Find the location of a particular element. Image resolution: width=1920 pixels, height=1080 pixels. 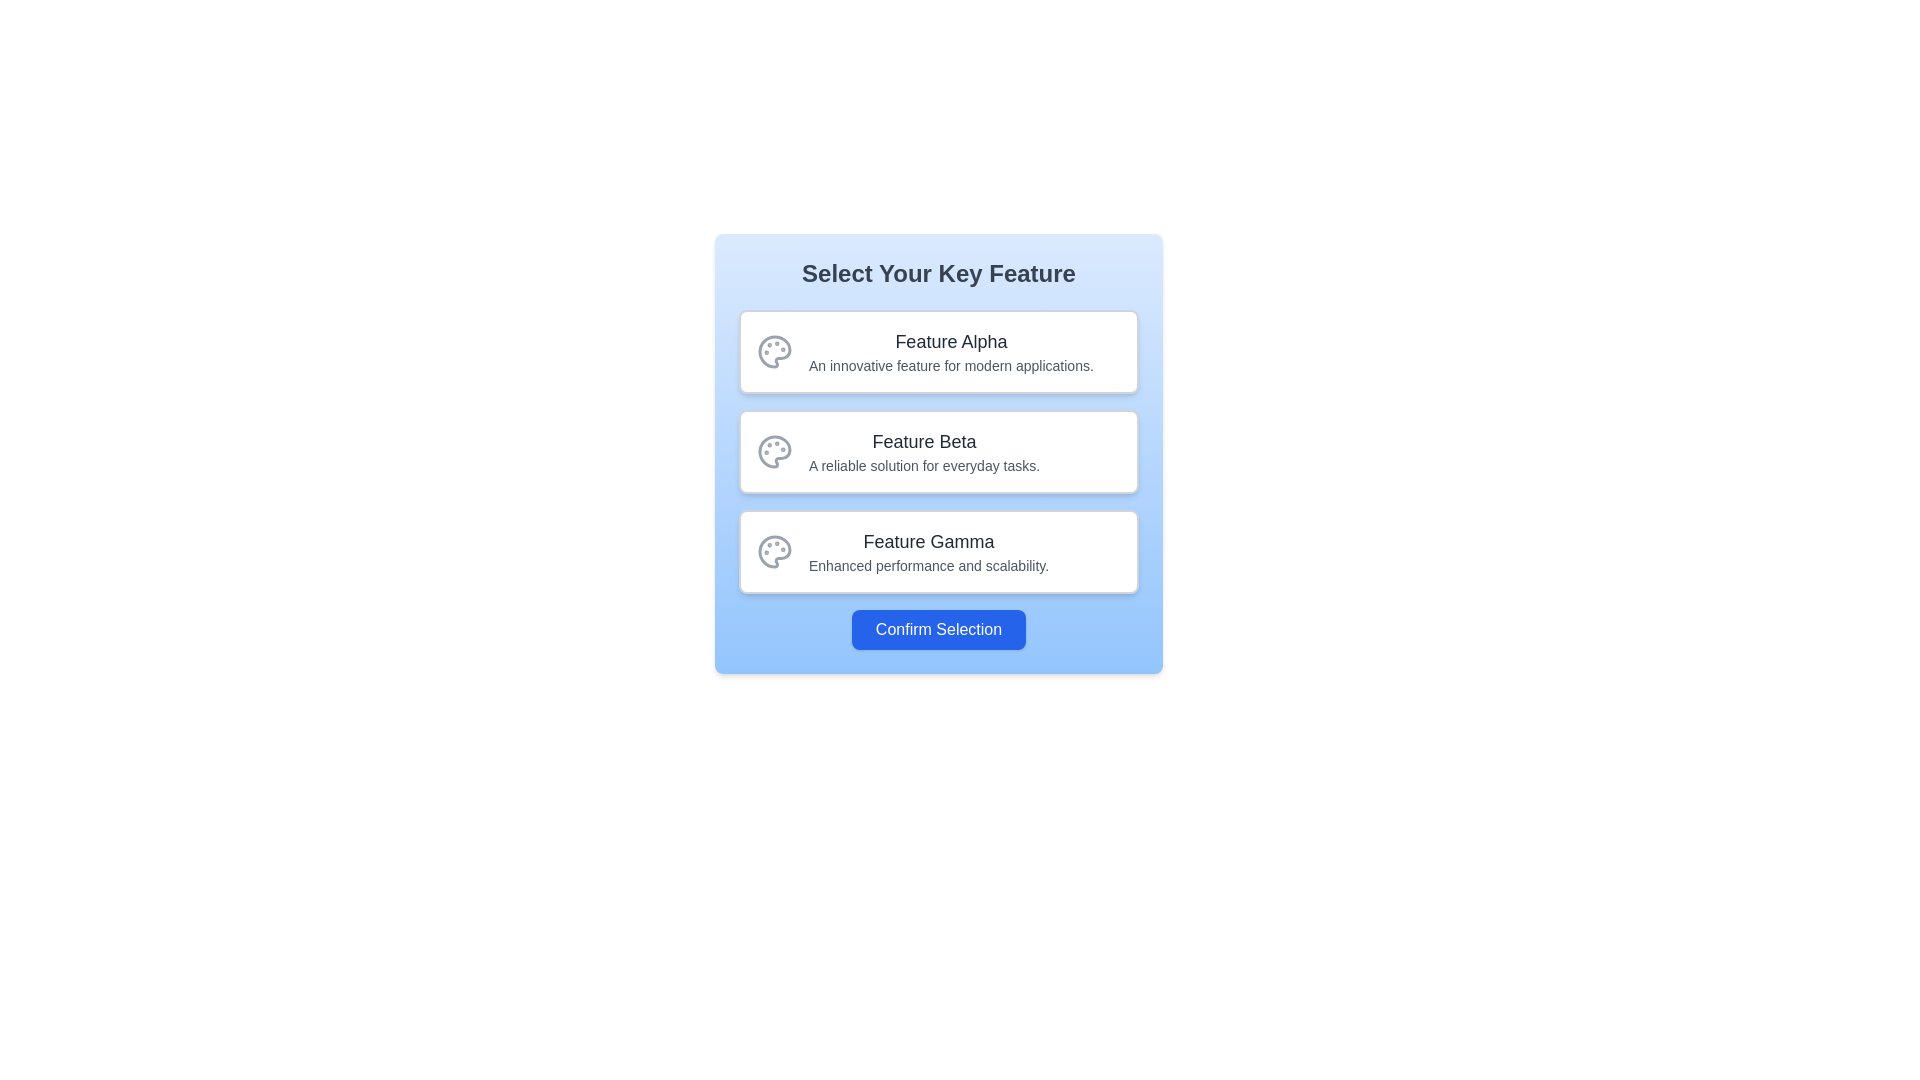

the 'Confirm Selection' button with rounded corners and a blue background to confirm the selection is located at coordinates (938, 628).